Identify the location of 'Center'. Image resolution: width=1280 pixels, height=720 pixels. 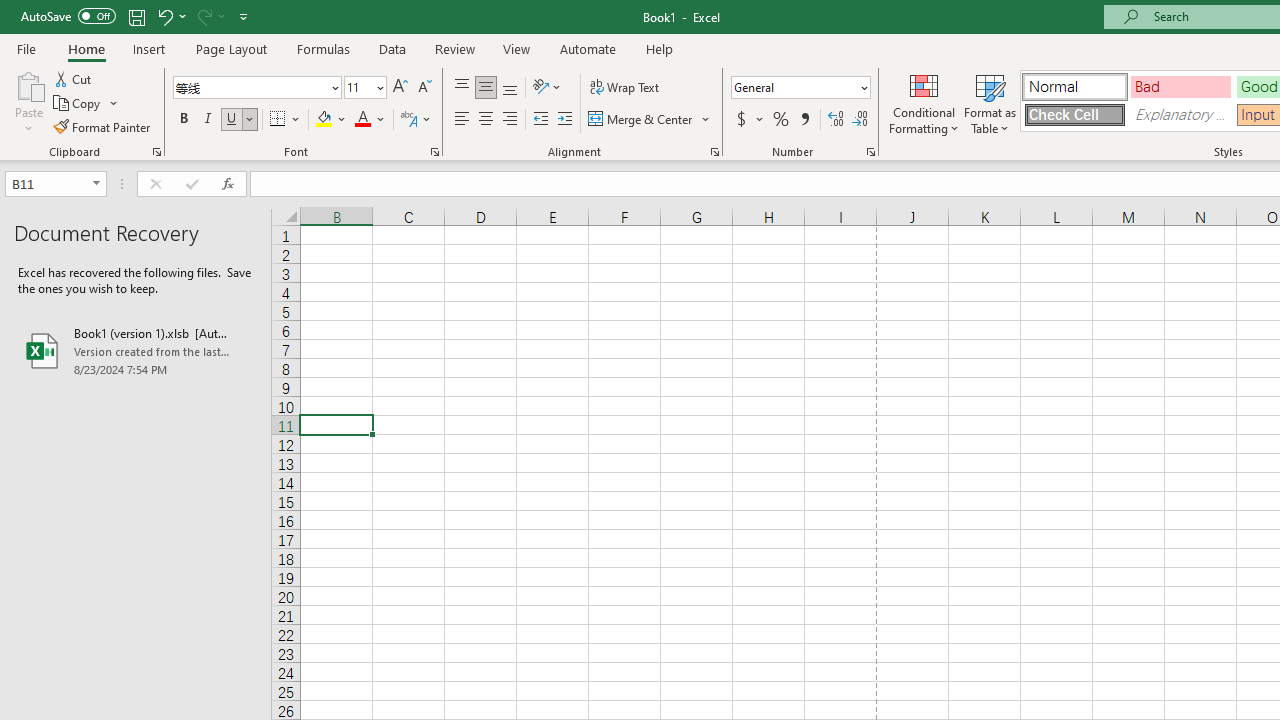
(485, 119).